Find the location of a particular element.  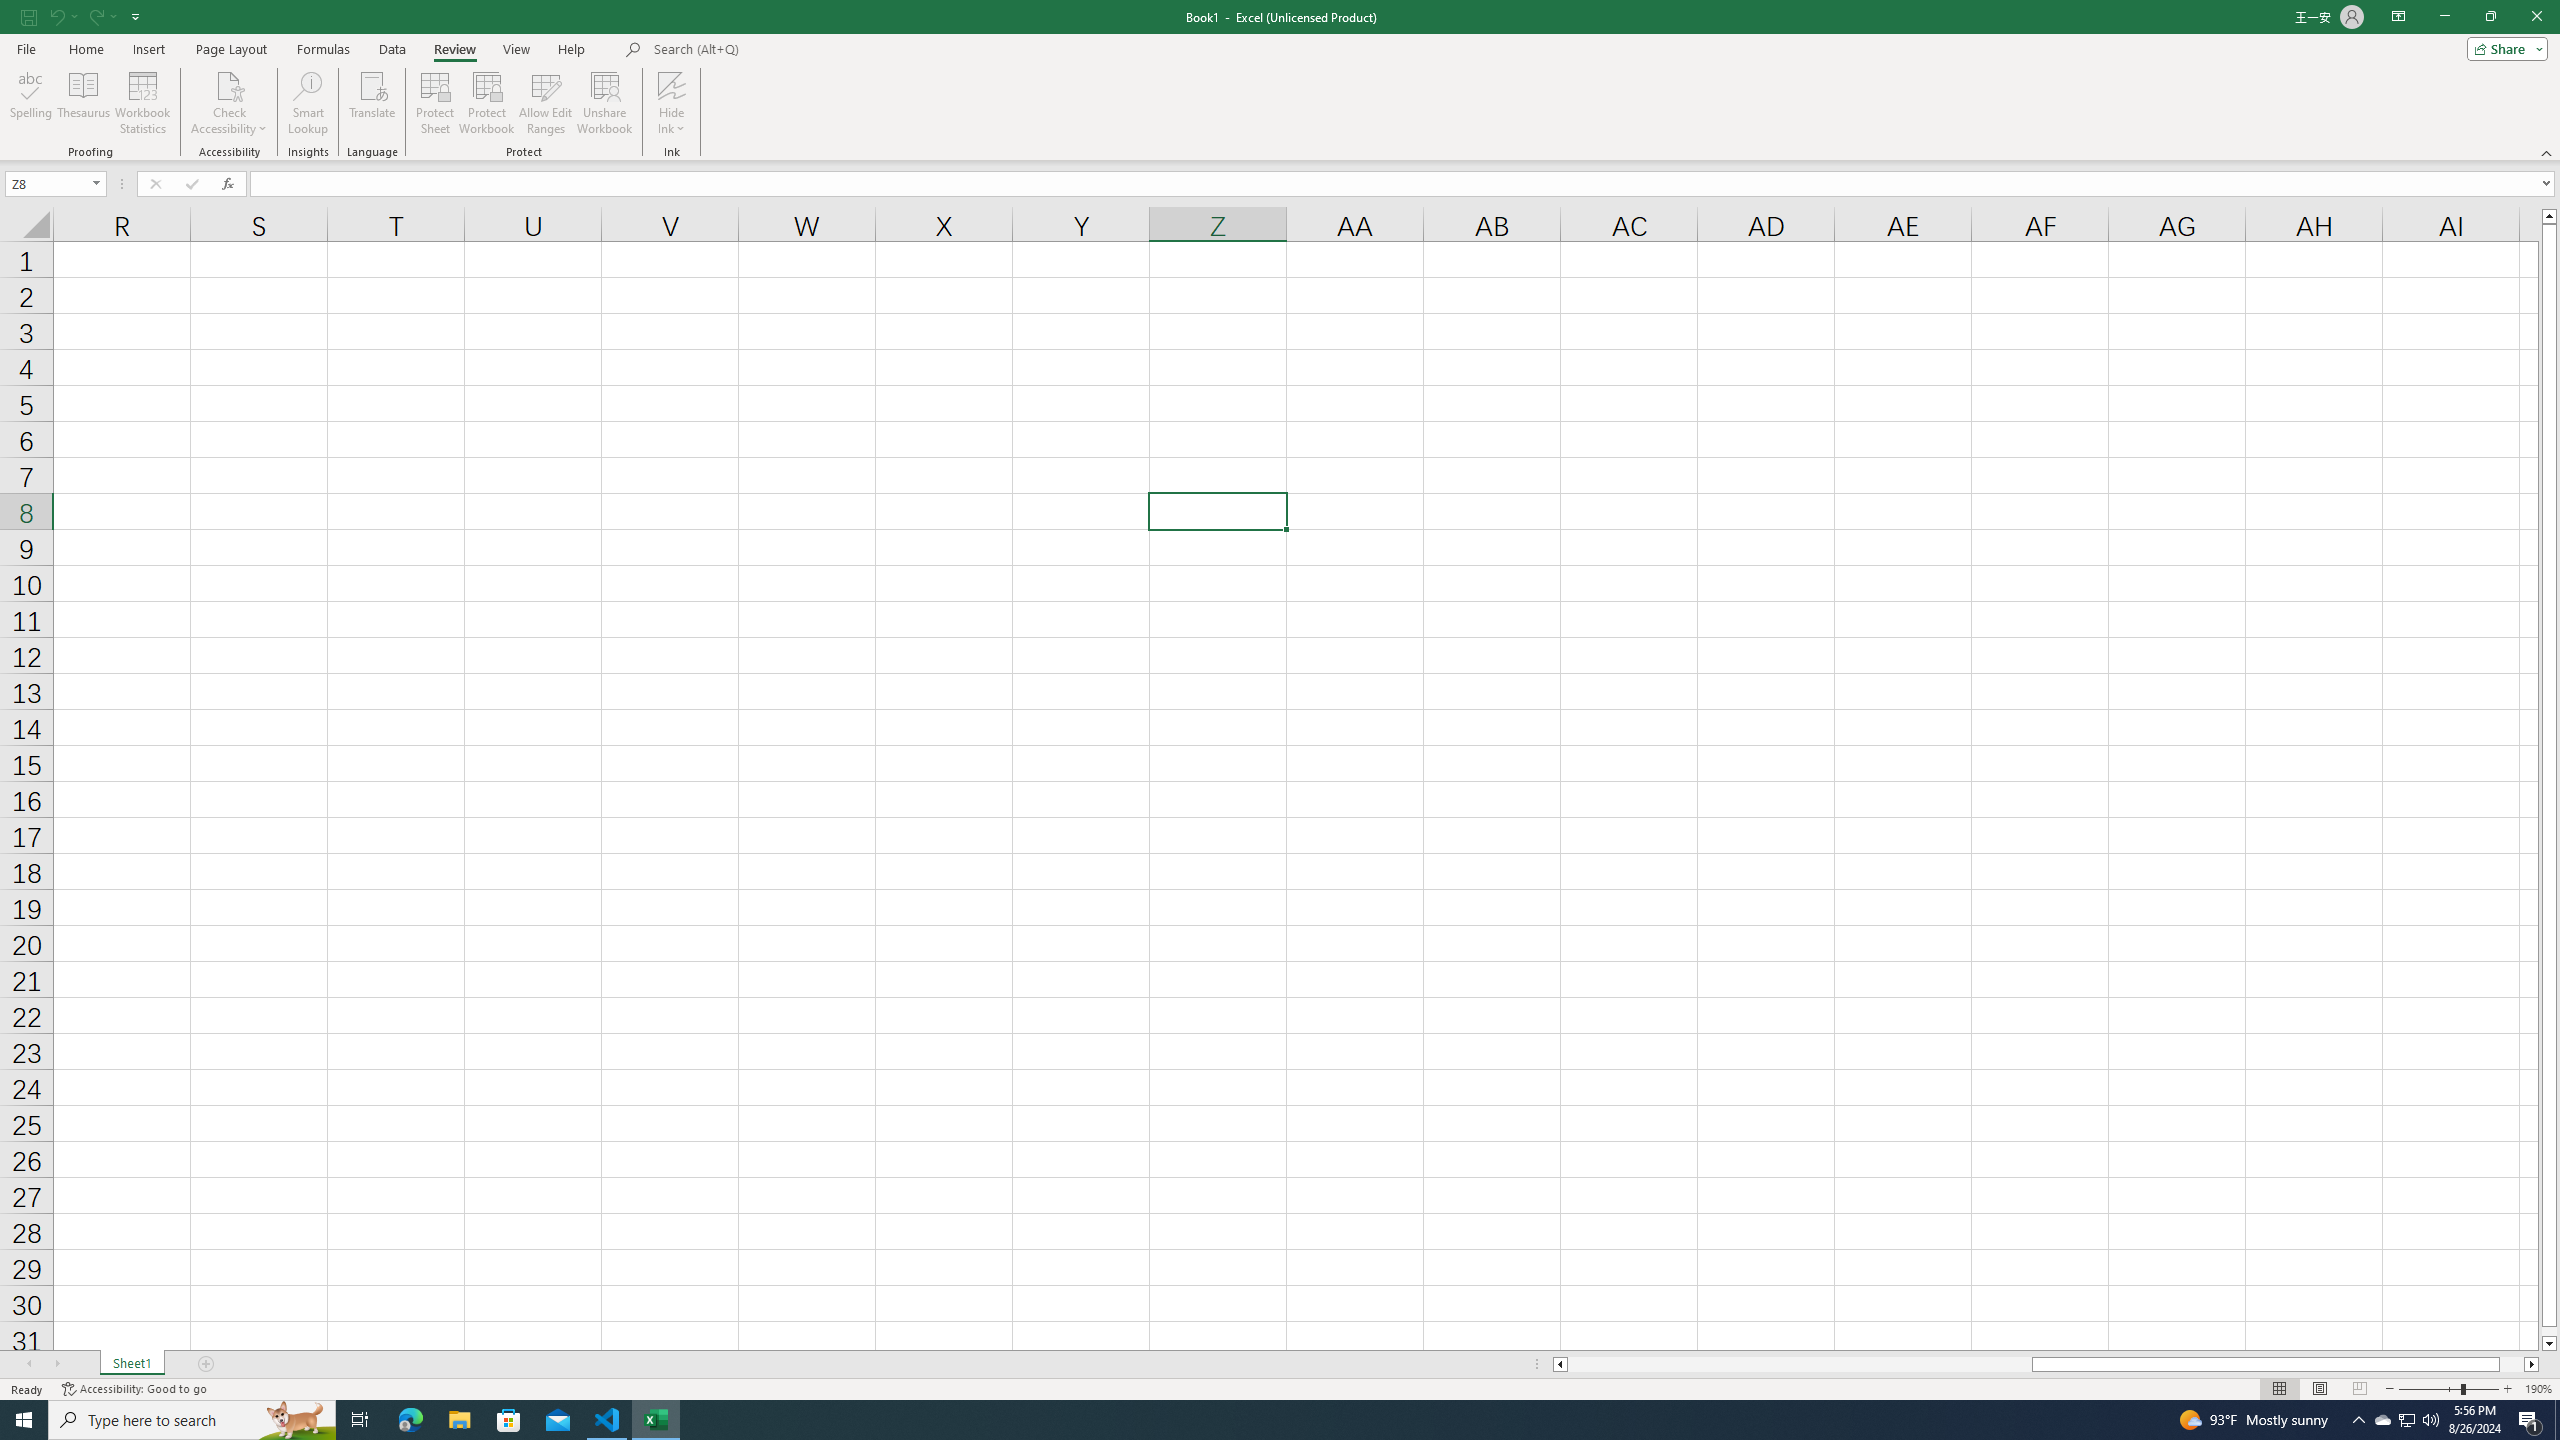

'Hide Ink' is located at coordinates (672, 84).